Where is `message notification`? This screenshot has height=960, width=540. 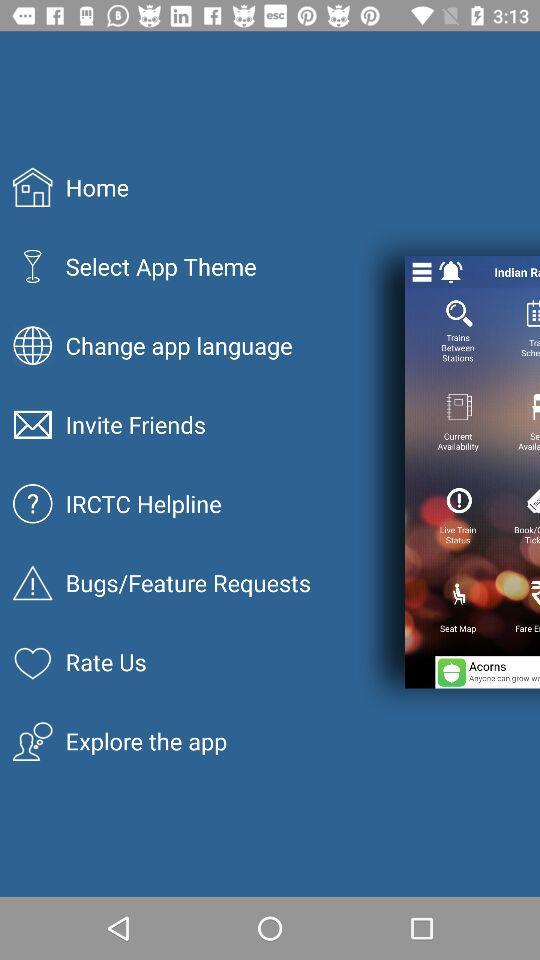
message notification is located at coordinates (451, 271).